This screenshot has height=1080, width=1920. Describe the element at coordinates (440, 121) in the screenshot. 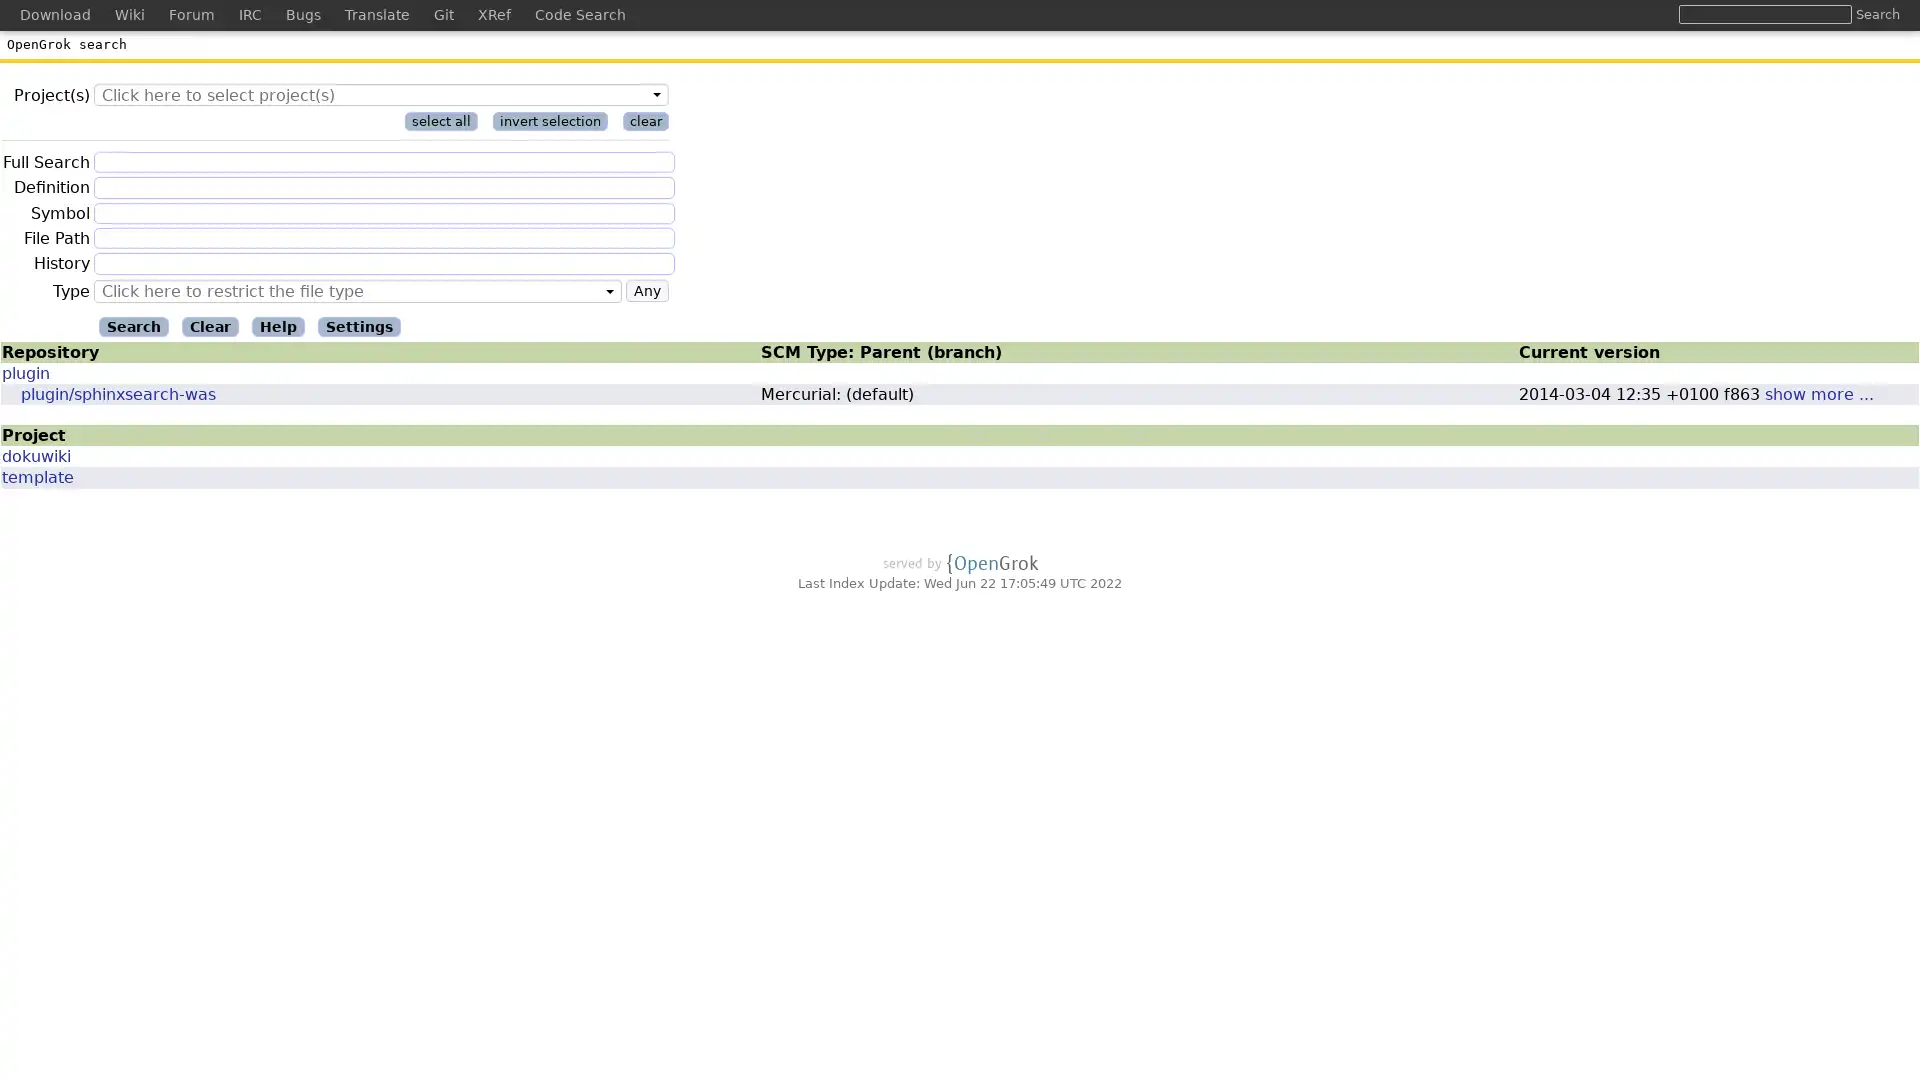

I see `select all` at that location.